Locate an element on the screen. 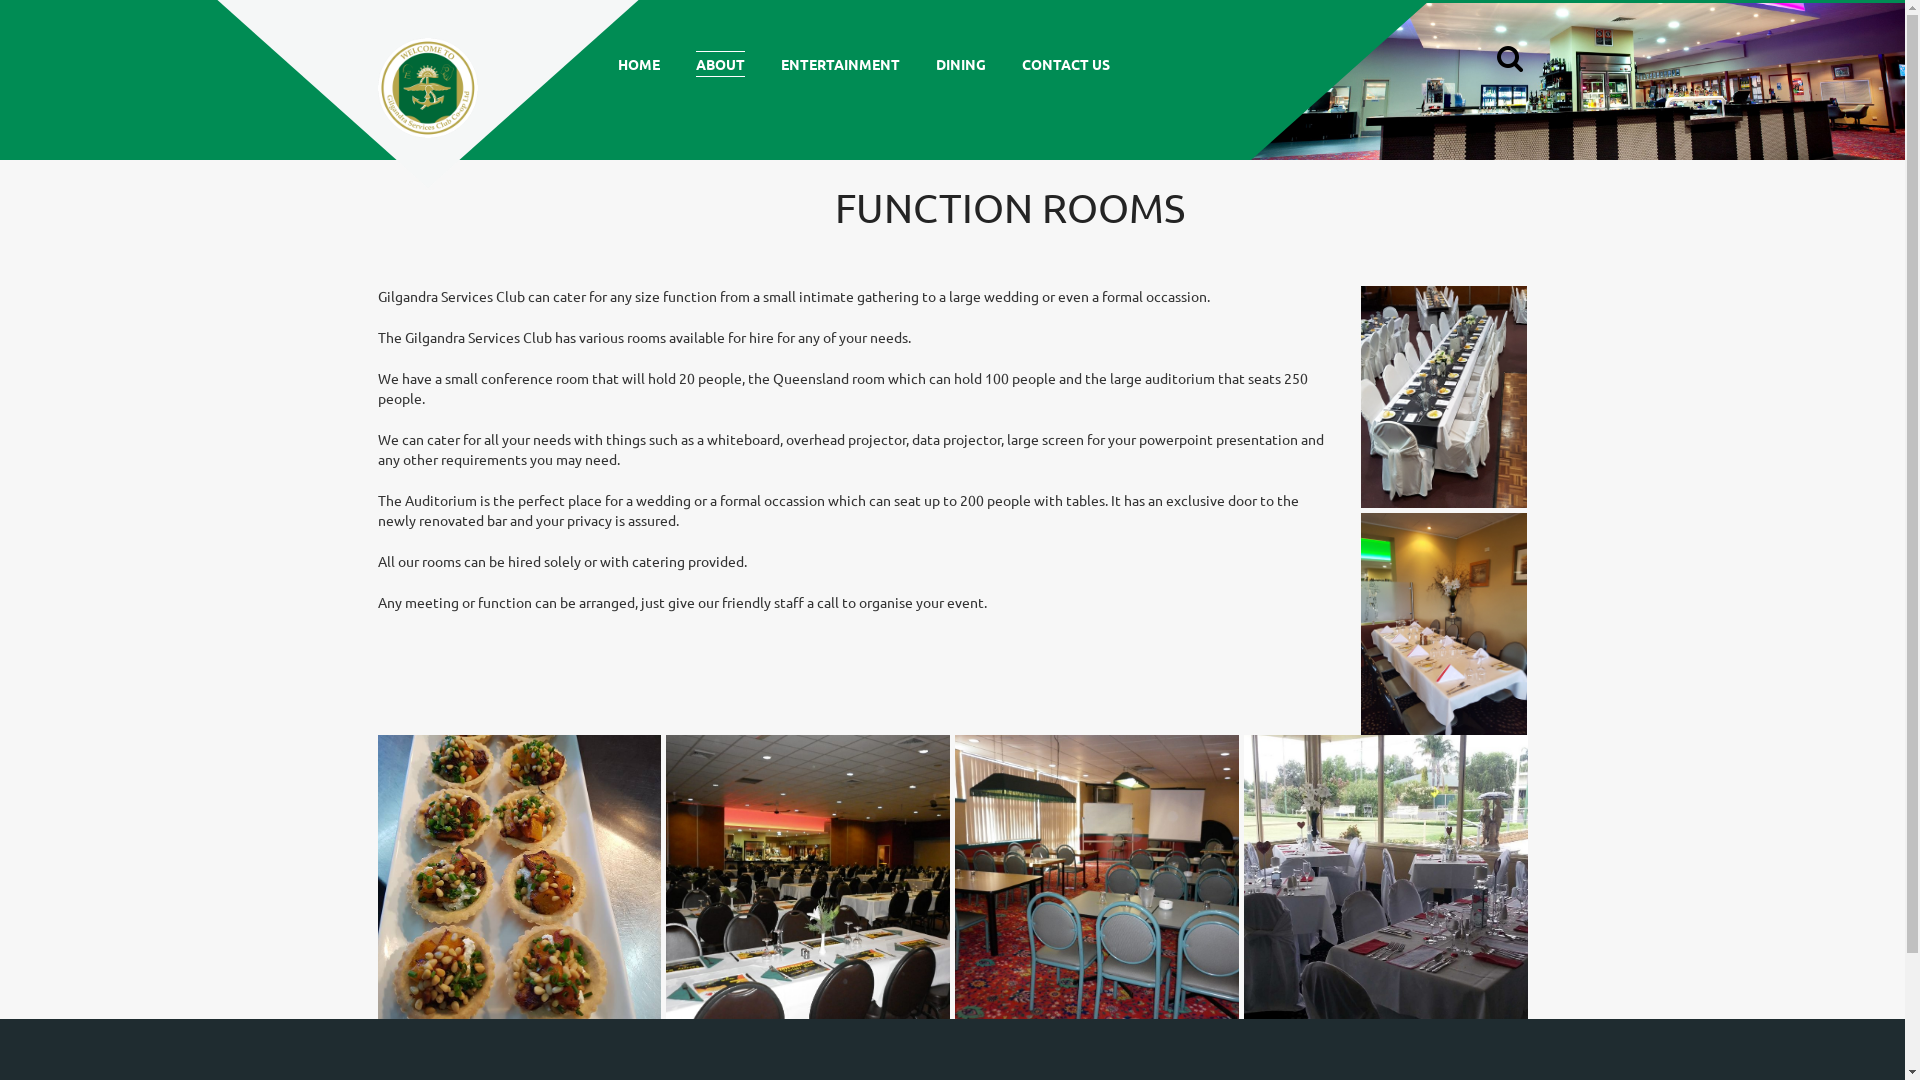  'decorx2' is located at coordinates (1444, 397).